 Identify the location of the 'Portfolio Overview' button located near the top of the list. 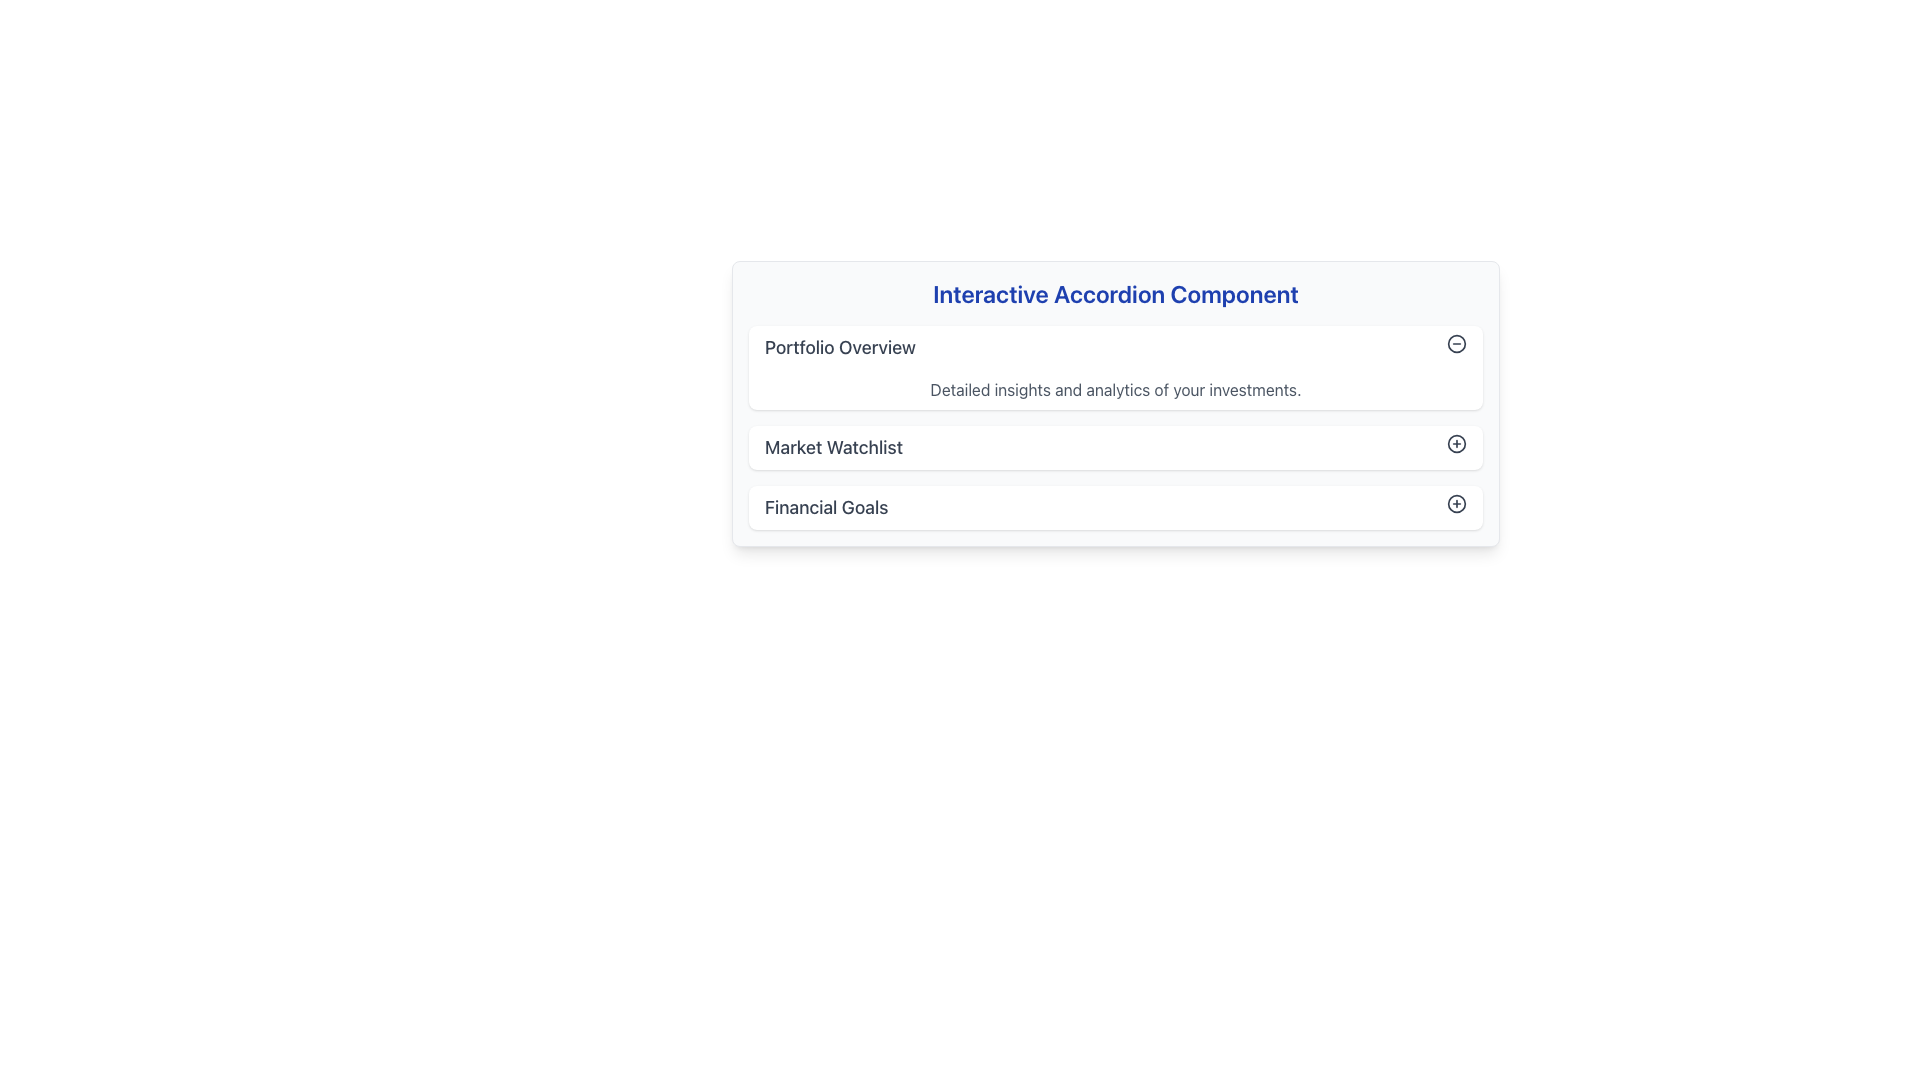
(1115, 346).